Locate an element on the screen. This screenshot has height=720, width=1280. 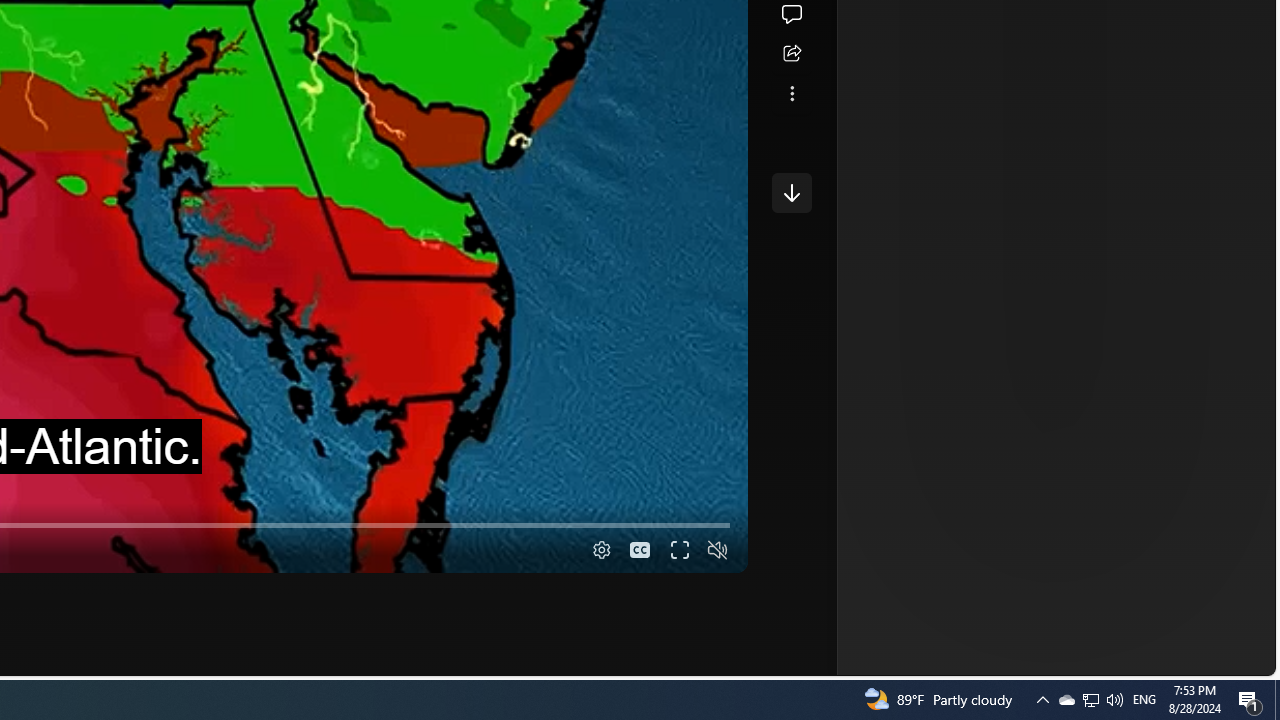
'Share this story' is located at coordinates (790, 53).